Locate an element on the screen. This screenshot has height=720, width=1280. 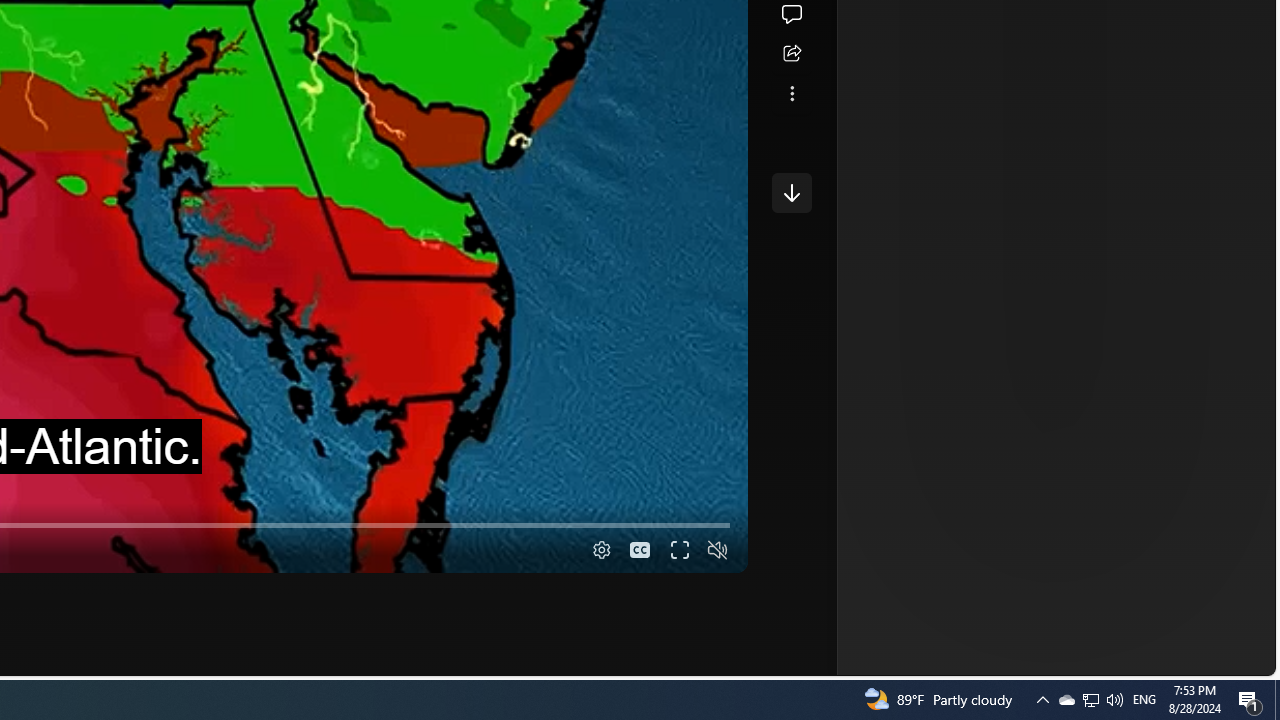
'Share this story' is located at coordinates (790, 53).